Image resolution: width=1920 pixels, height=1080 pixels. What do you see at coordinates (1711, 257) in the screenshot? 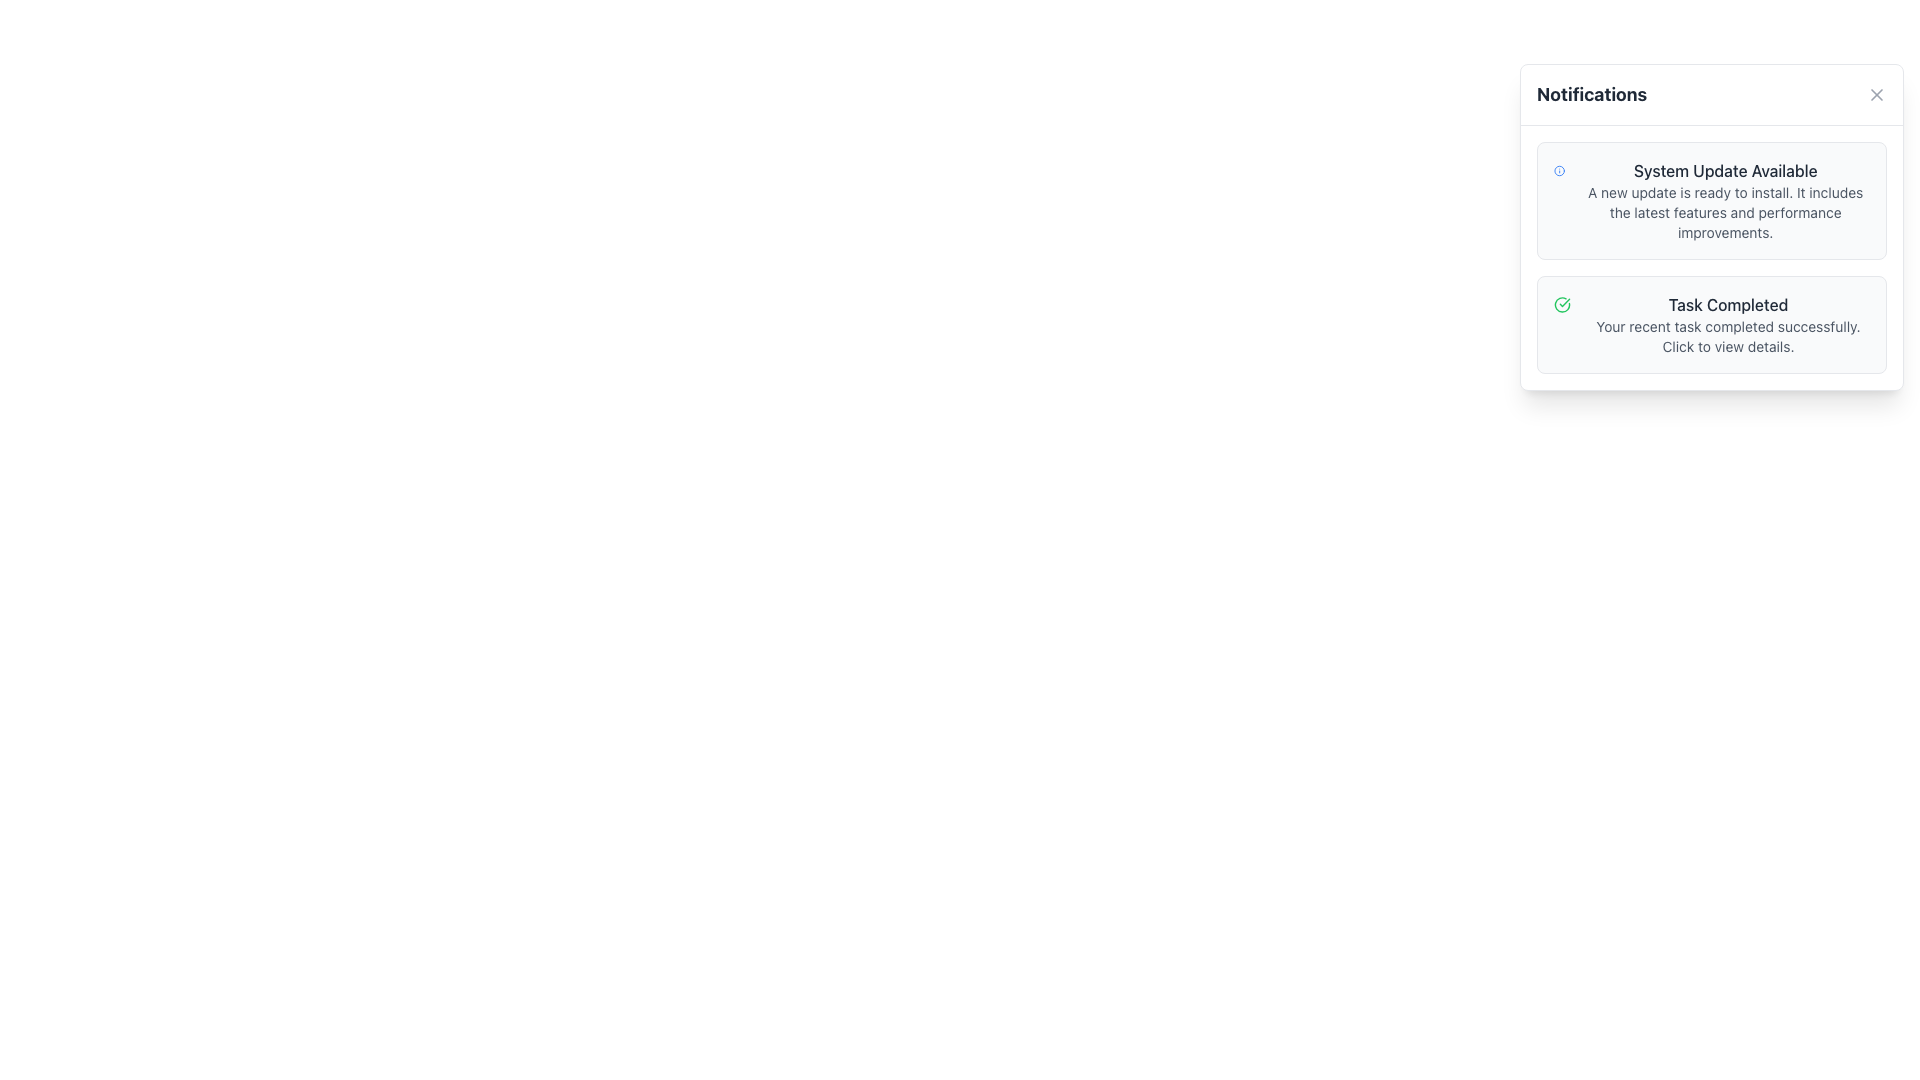
I see `the notification messages in the rectangular area containing 'System Update Available' and 'Task Completed', located in the top-right corner of the notification panel` at bounding box center [1711, 257].